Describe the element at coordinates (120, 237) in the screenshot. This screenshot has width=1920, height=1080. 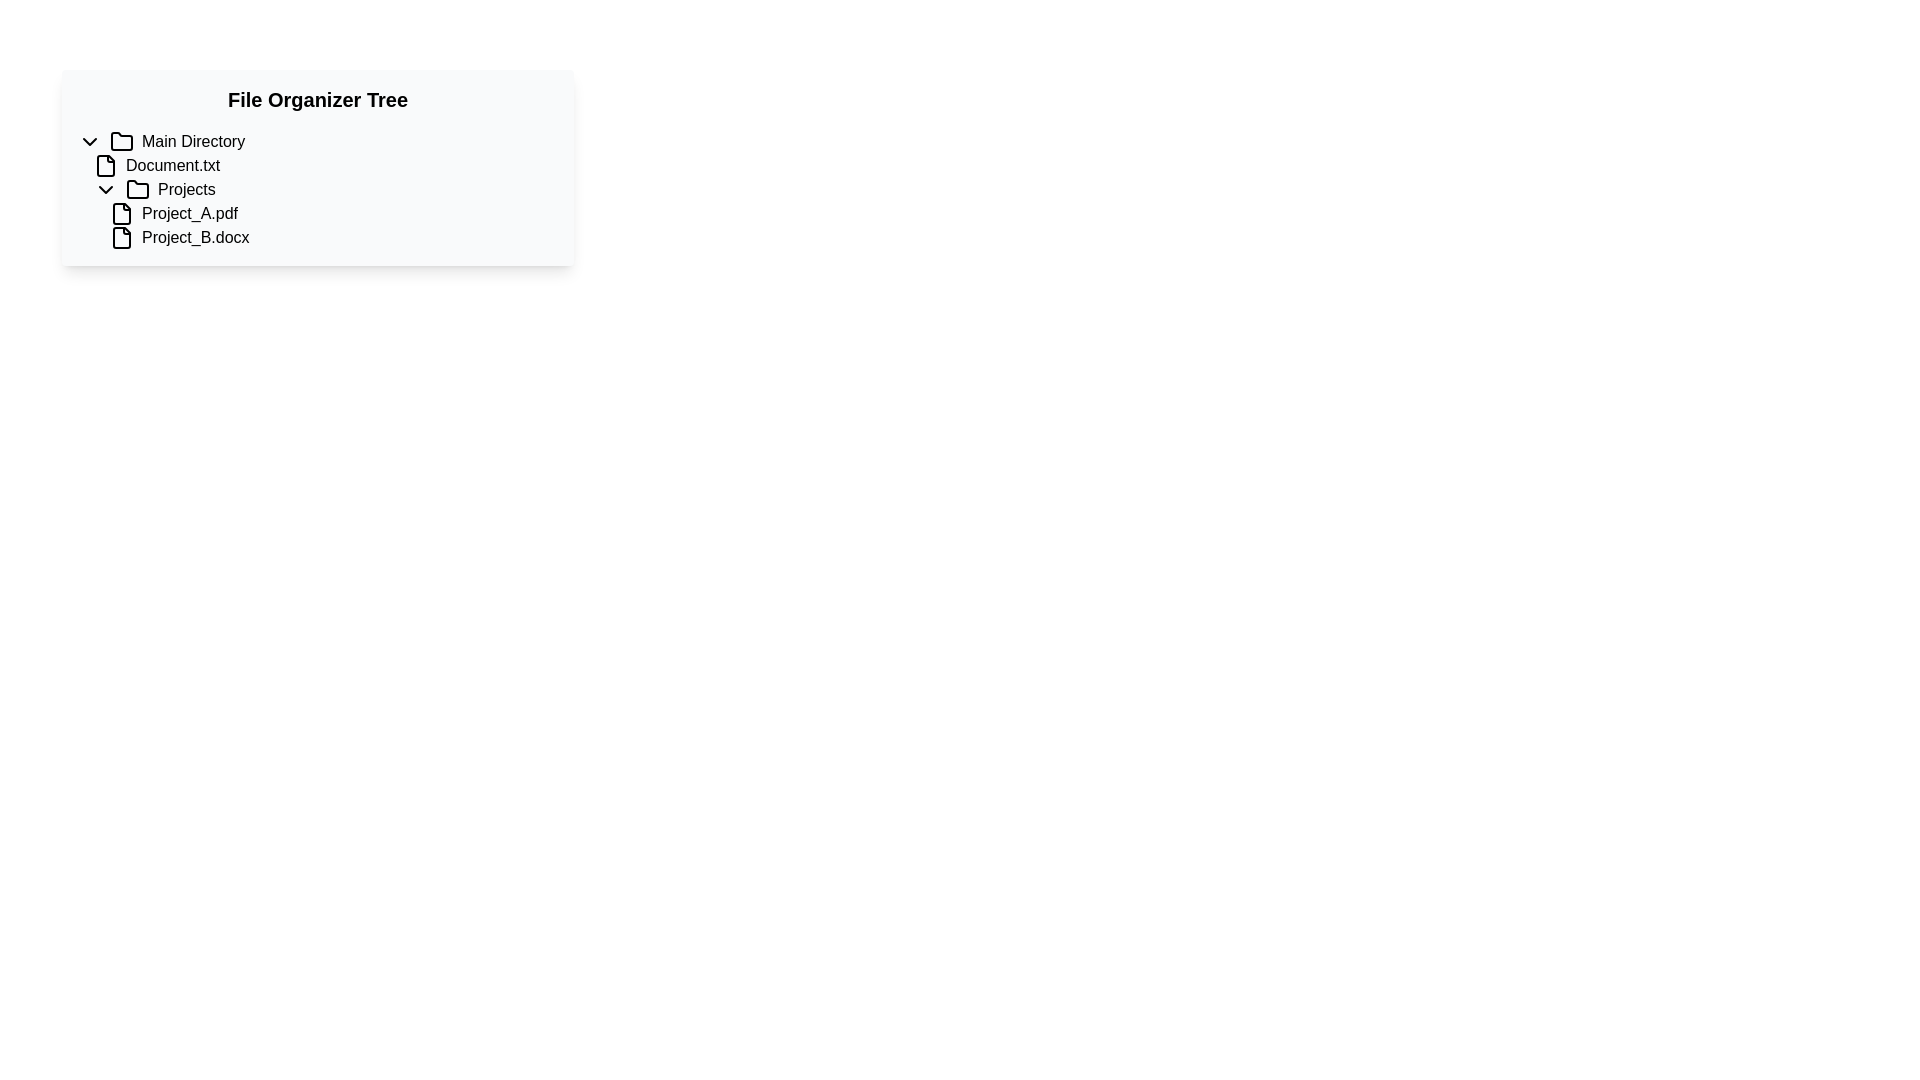
I see `the document icon representing the file 'Project_B.docx' in the file tree structure` at that location.